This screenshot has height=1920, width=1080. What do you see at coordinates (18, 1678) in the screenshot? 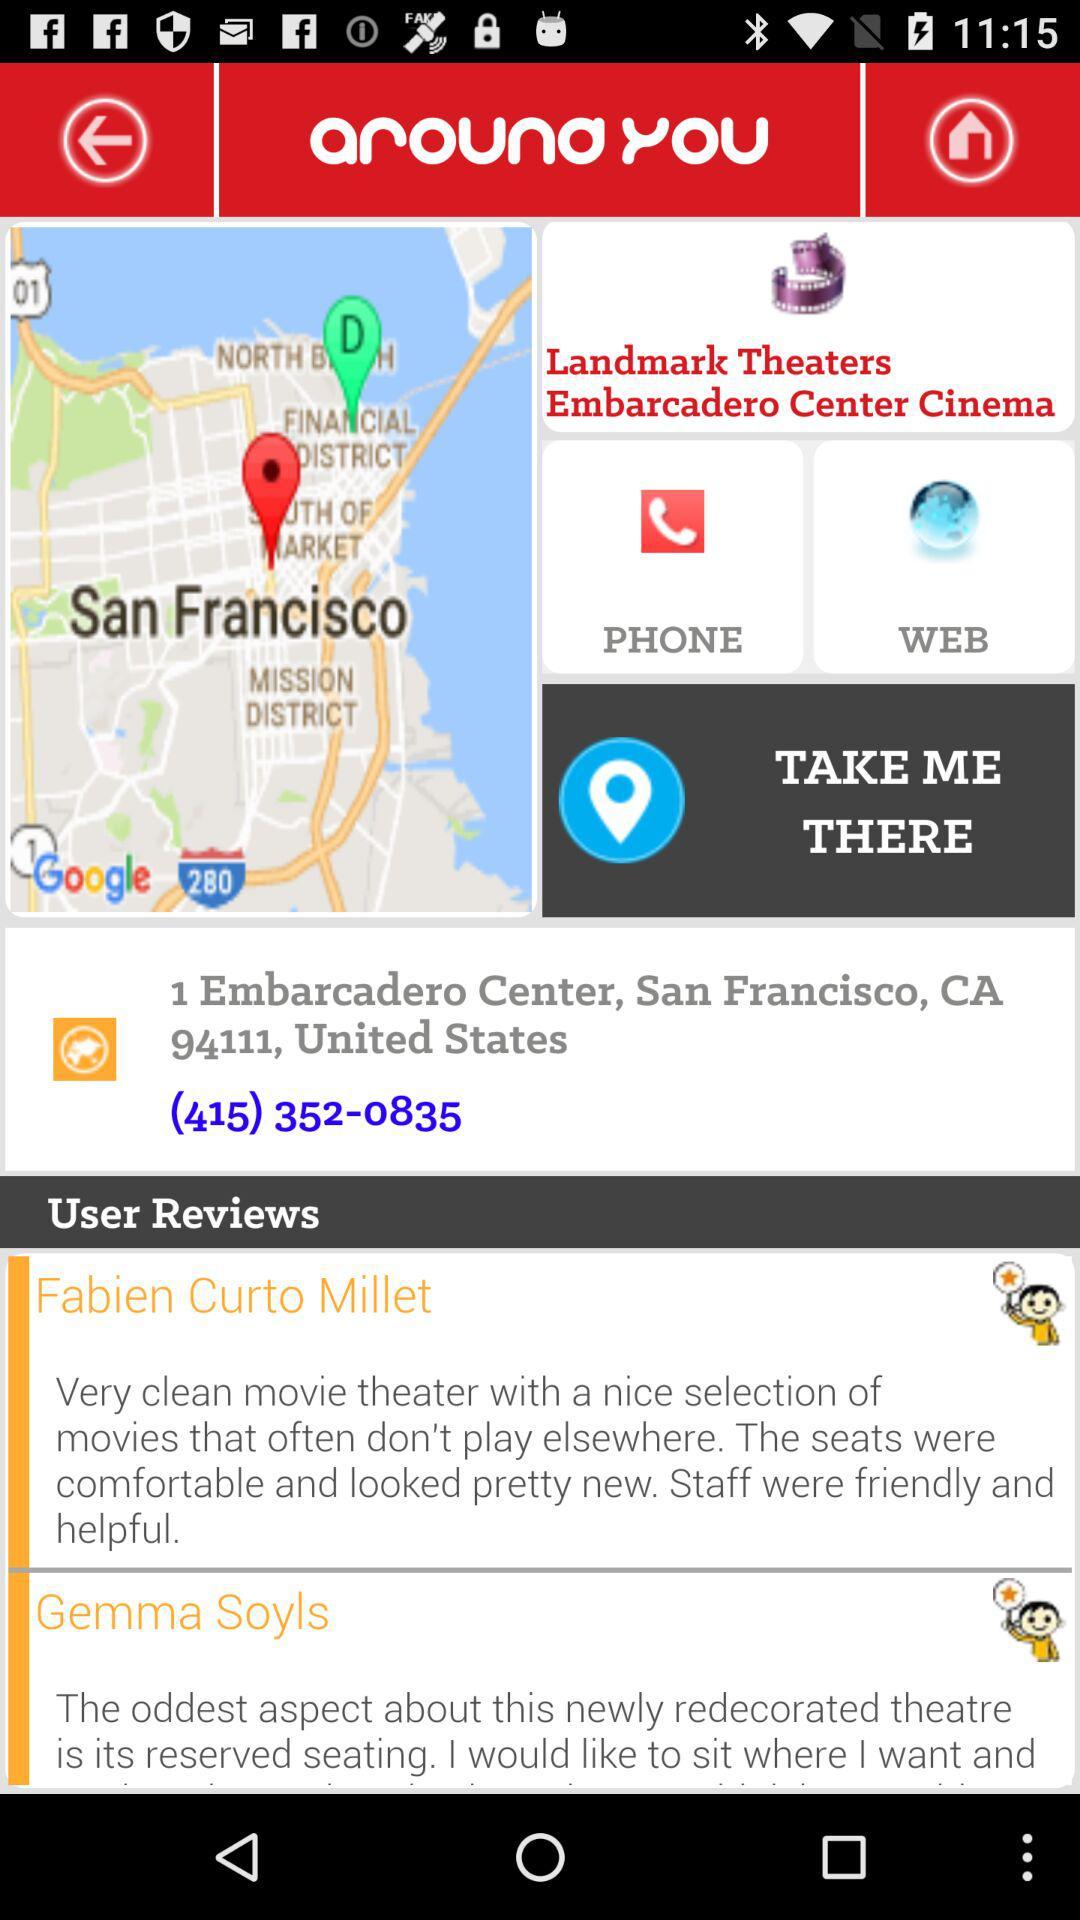
I see `app to the left of gemma soyls item` at bounding box center [18, 1678].